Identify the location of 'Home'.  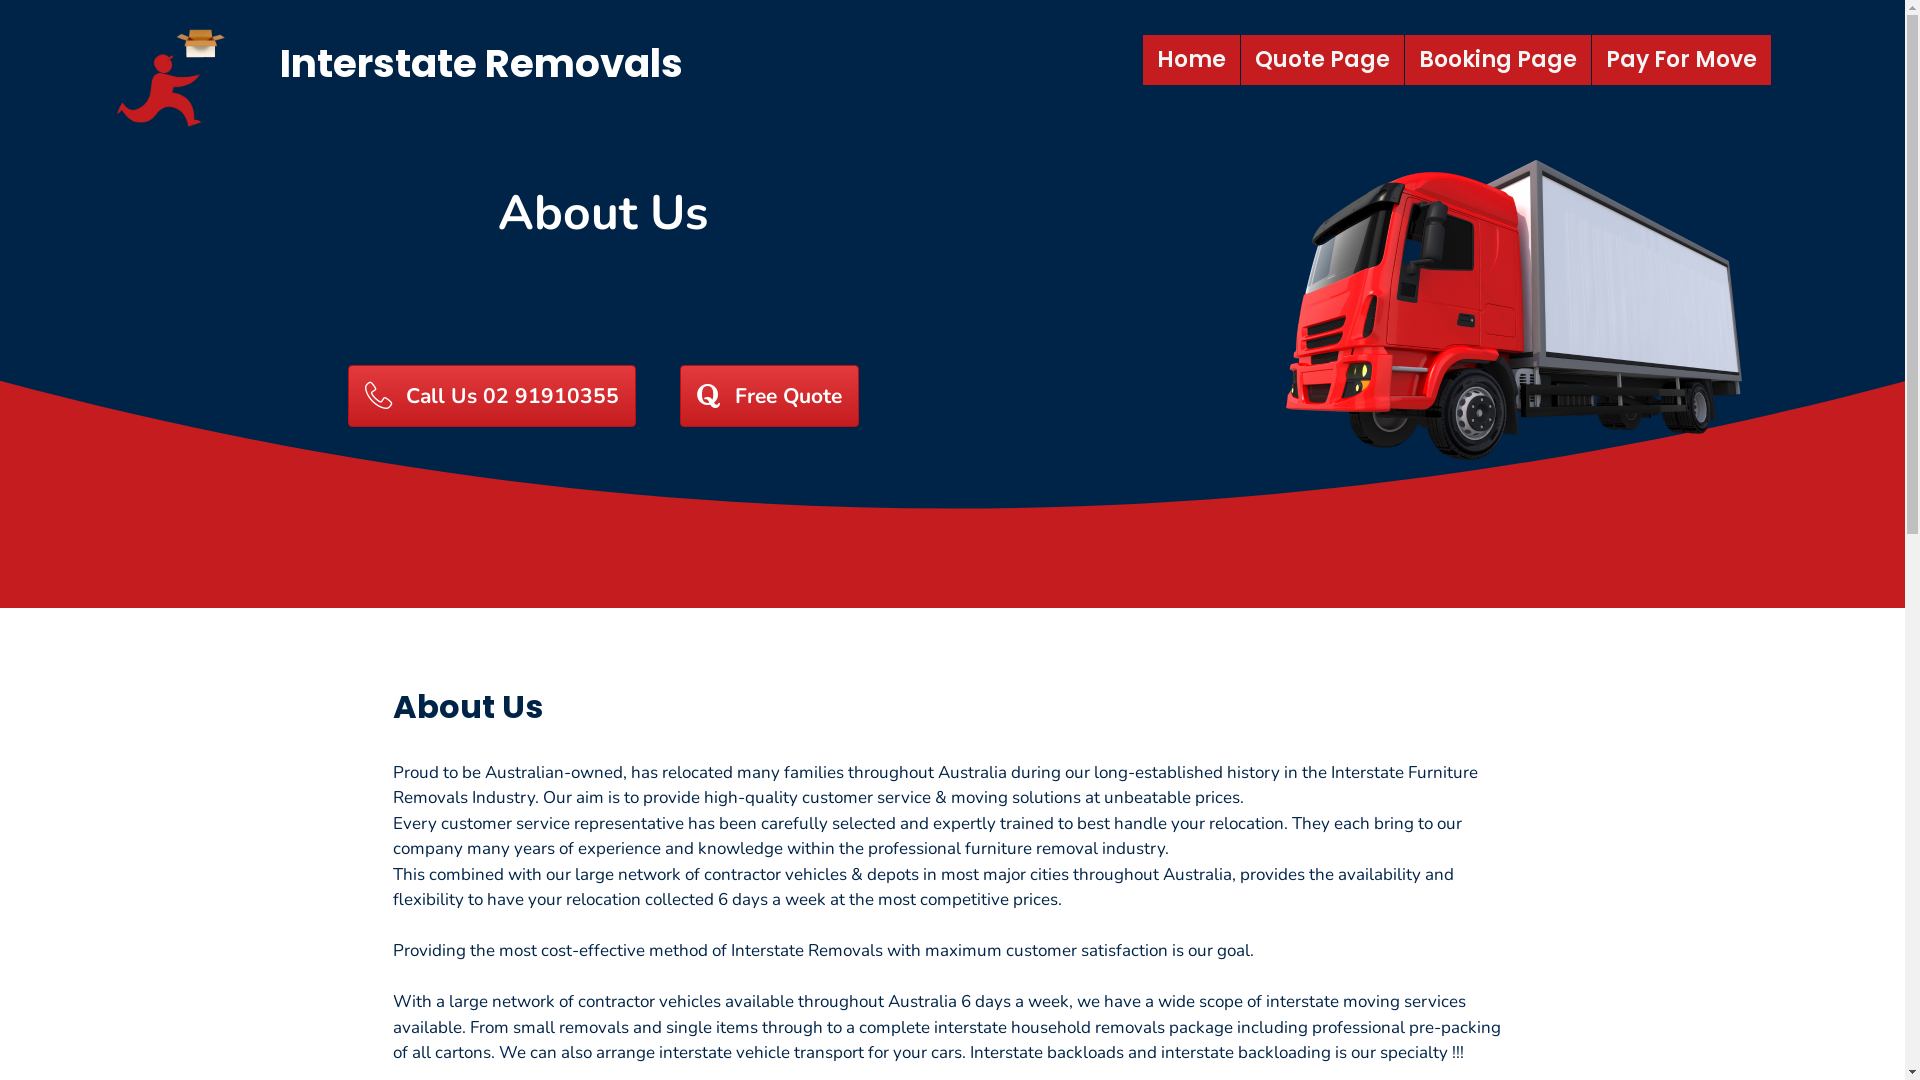
(1191, 59).